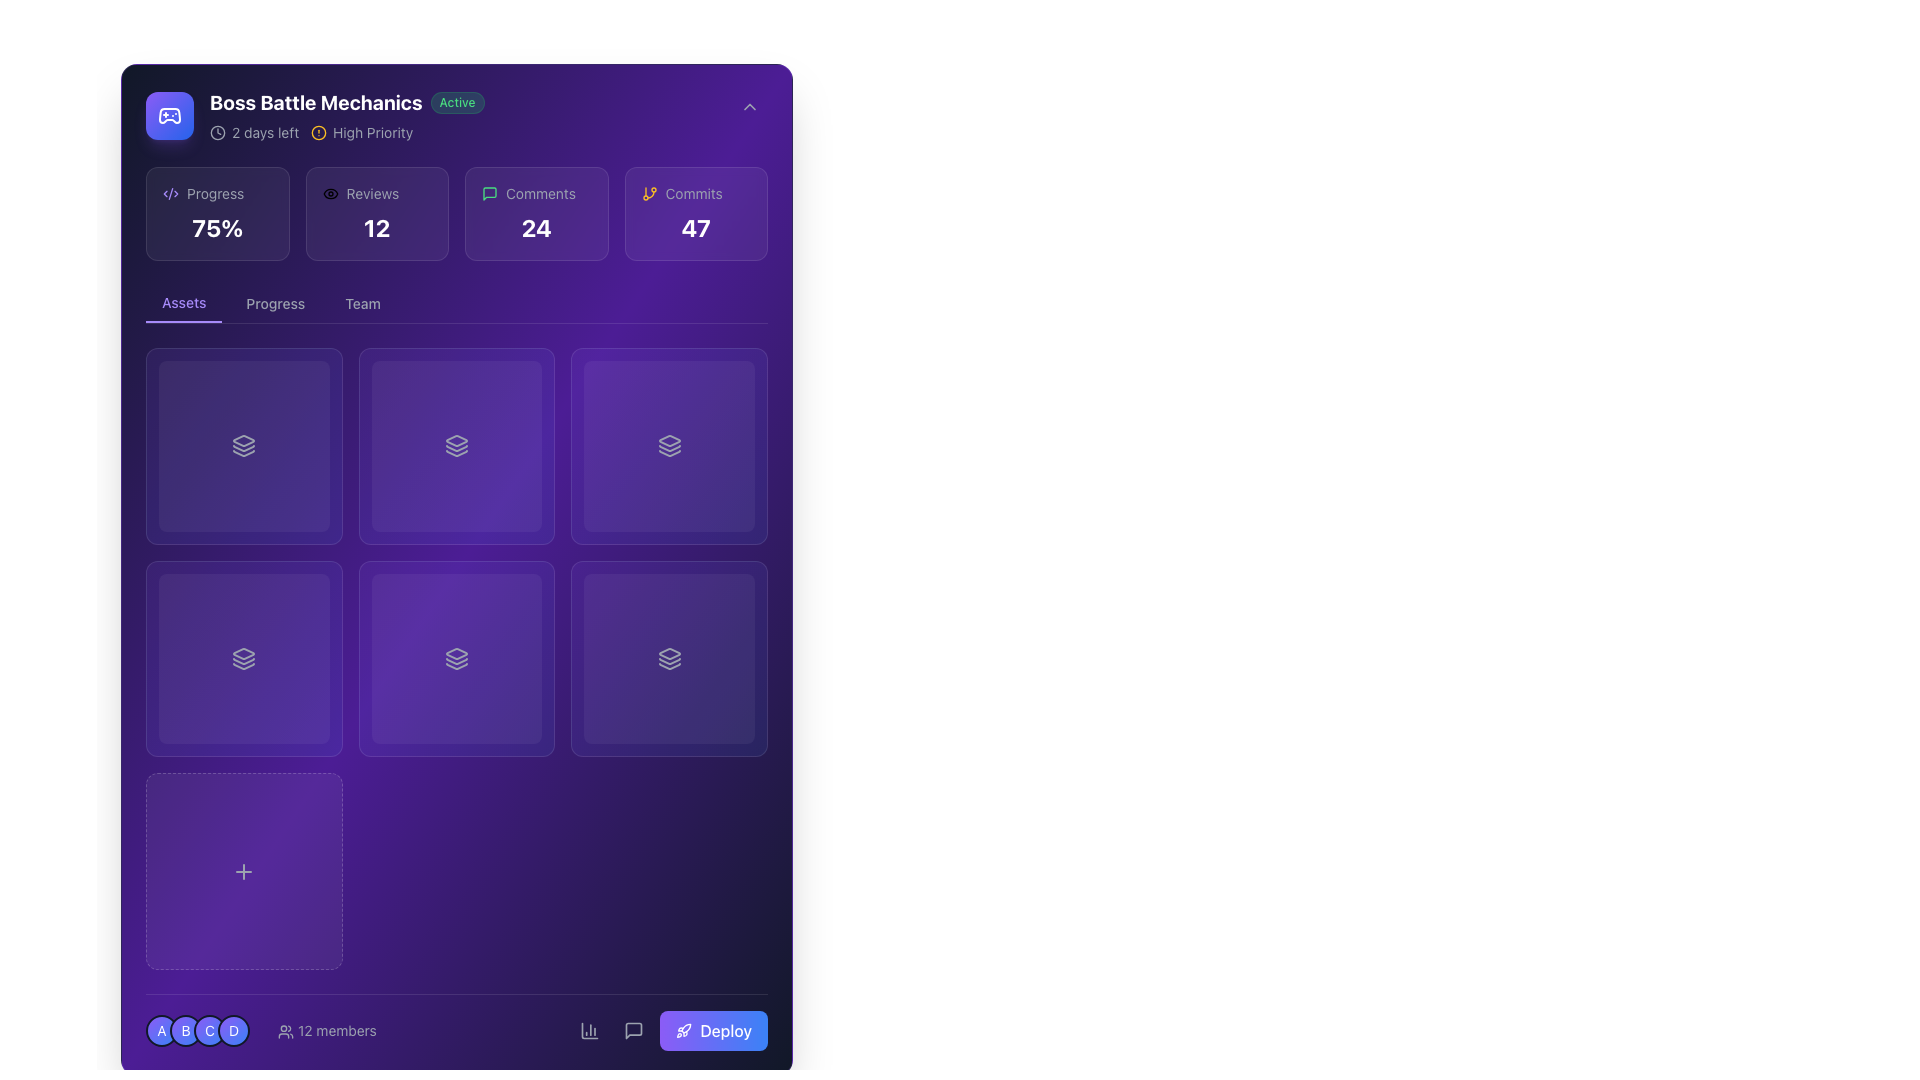  What do you see at coordinates (599, 256) in the screenshot?
I see `the decorative background component with a violet gradient located in the top-right corner of the layout` at bounding box center [599, 256].